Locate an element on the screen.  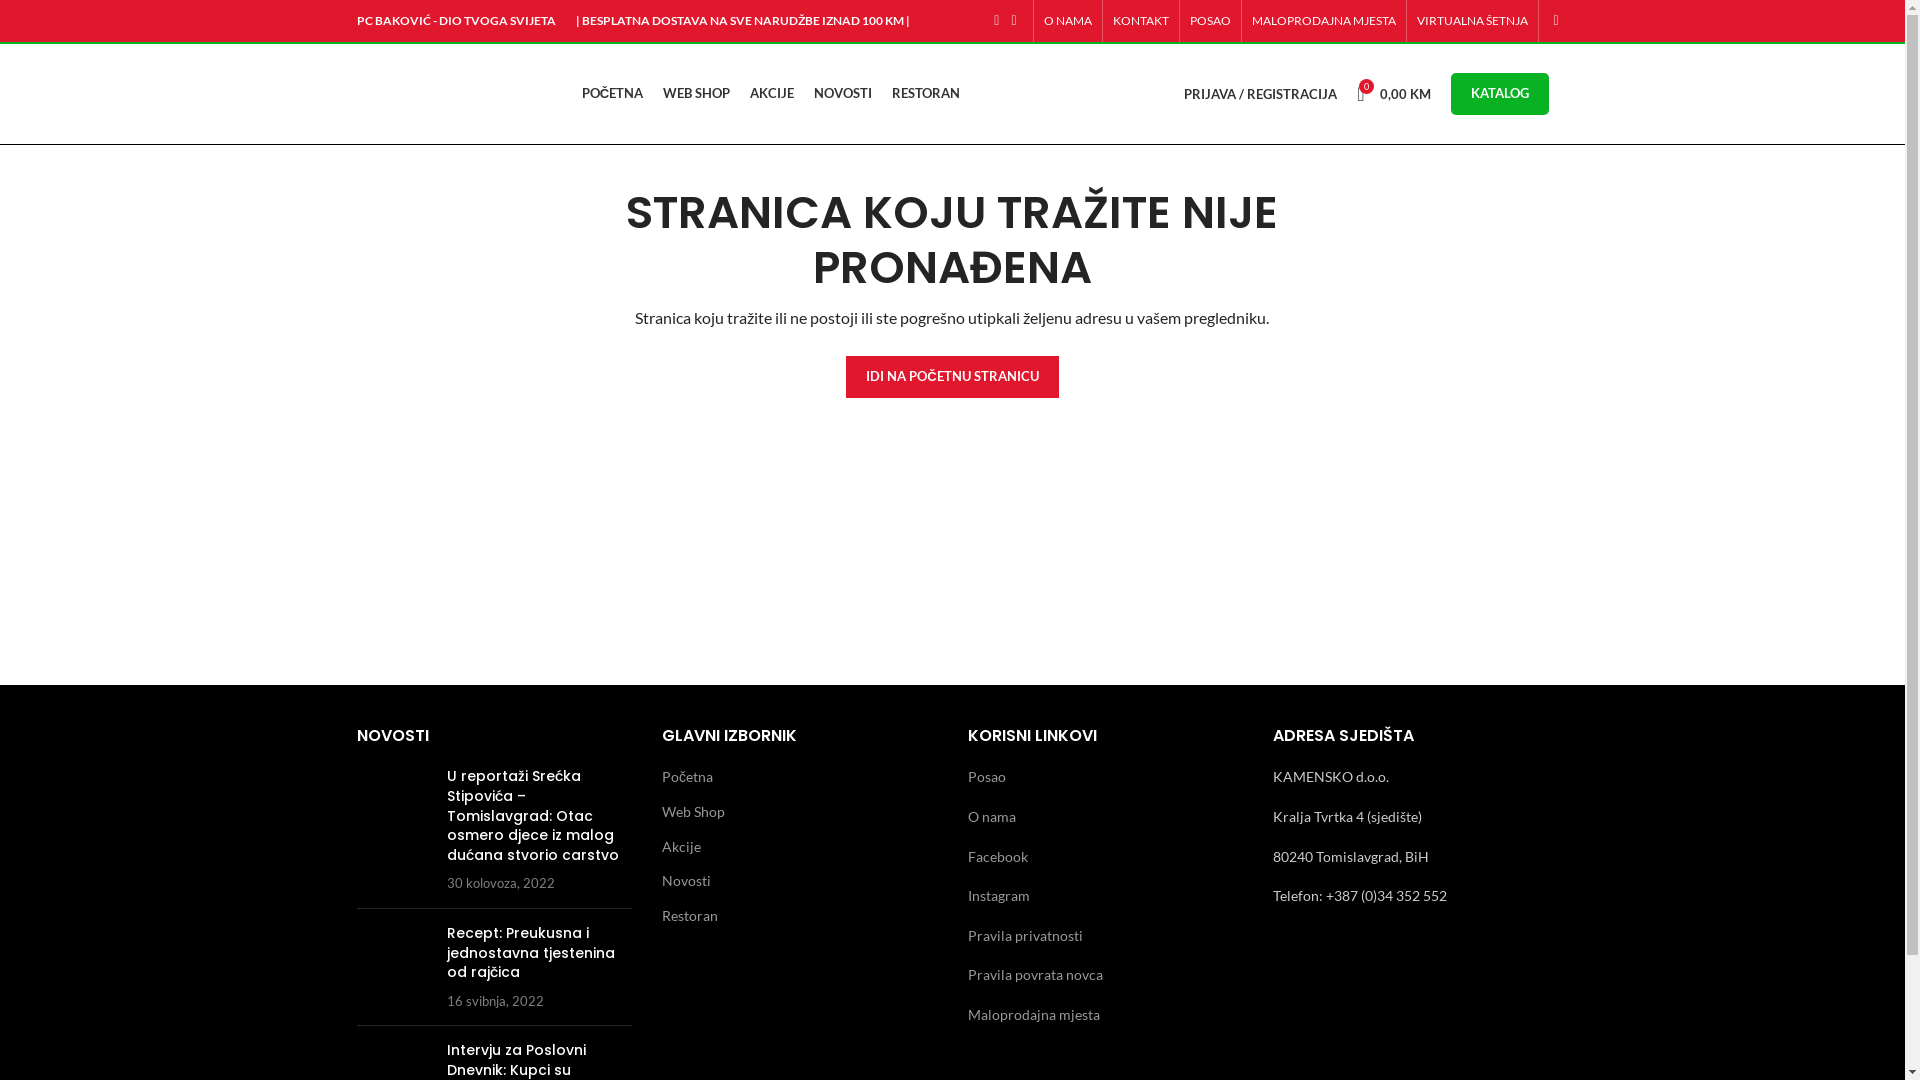
'O NAMA' is located at coordinates (1066, 20).